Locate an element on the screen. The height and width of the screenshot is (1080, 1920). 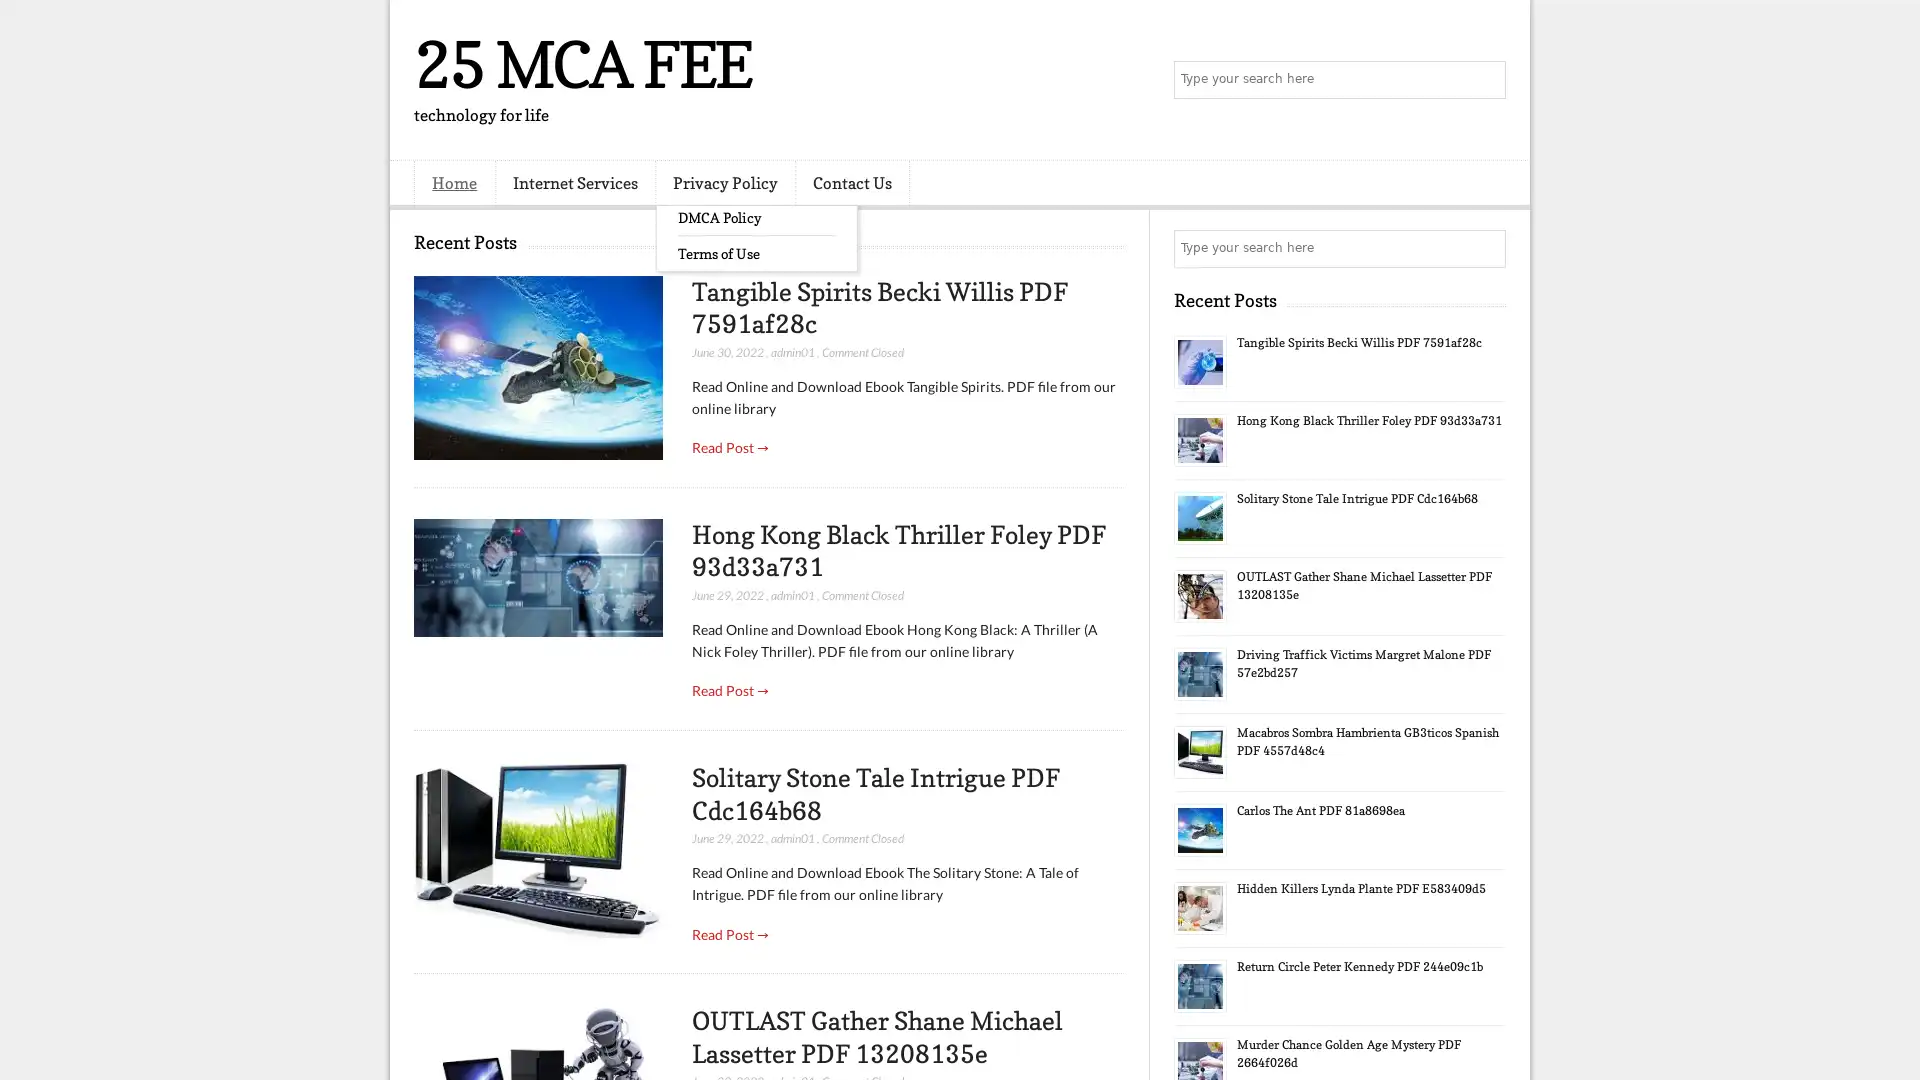
Search is located at coordinates (1485, 248).